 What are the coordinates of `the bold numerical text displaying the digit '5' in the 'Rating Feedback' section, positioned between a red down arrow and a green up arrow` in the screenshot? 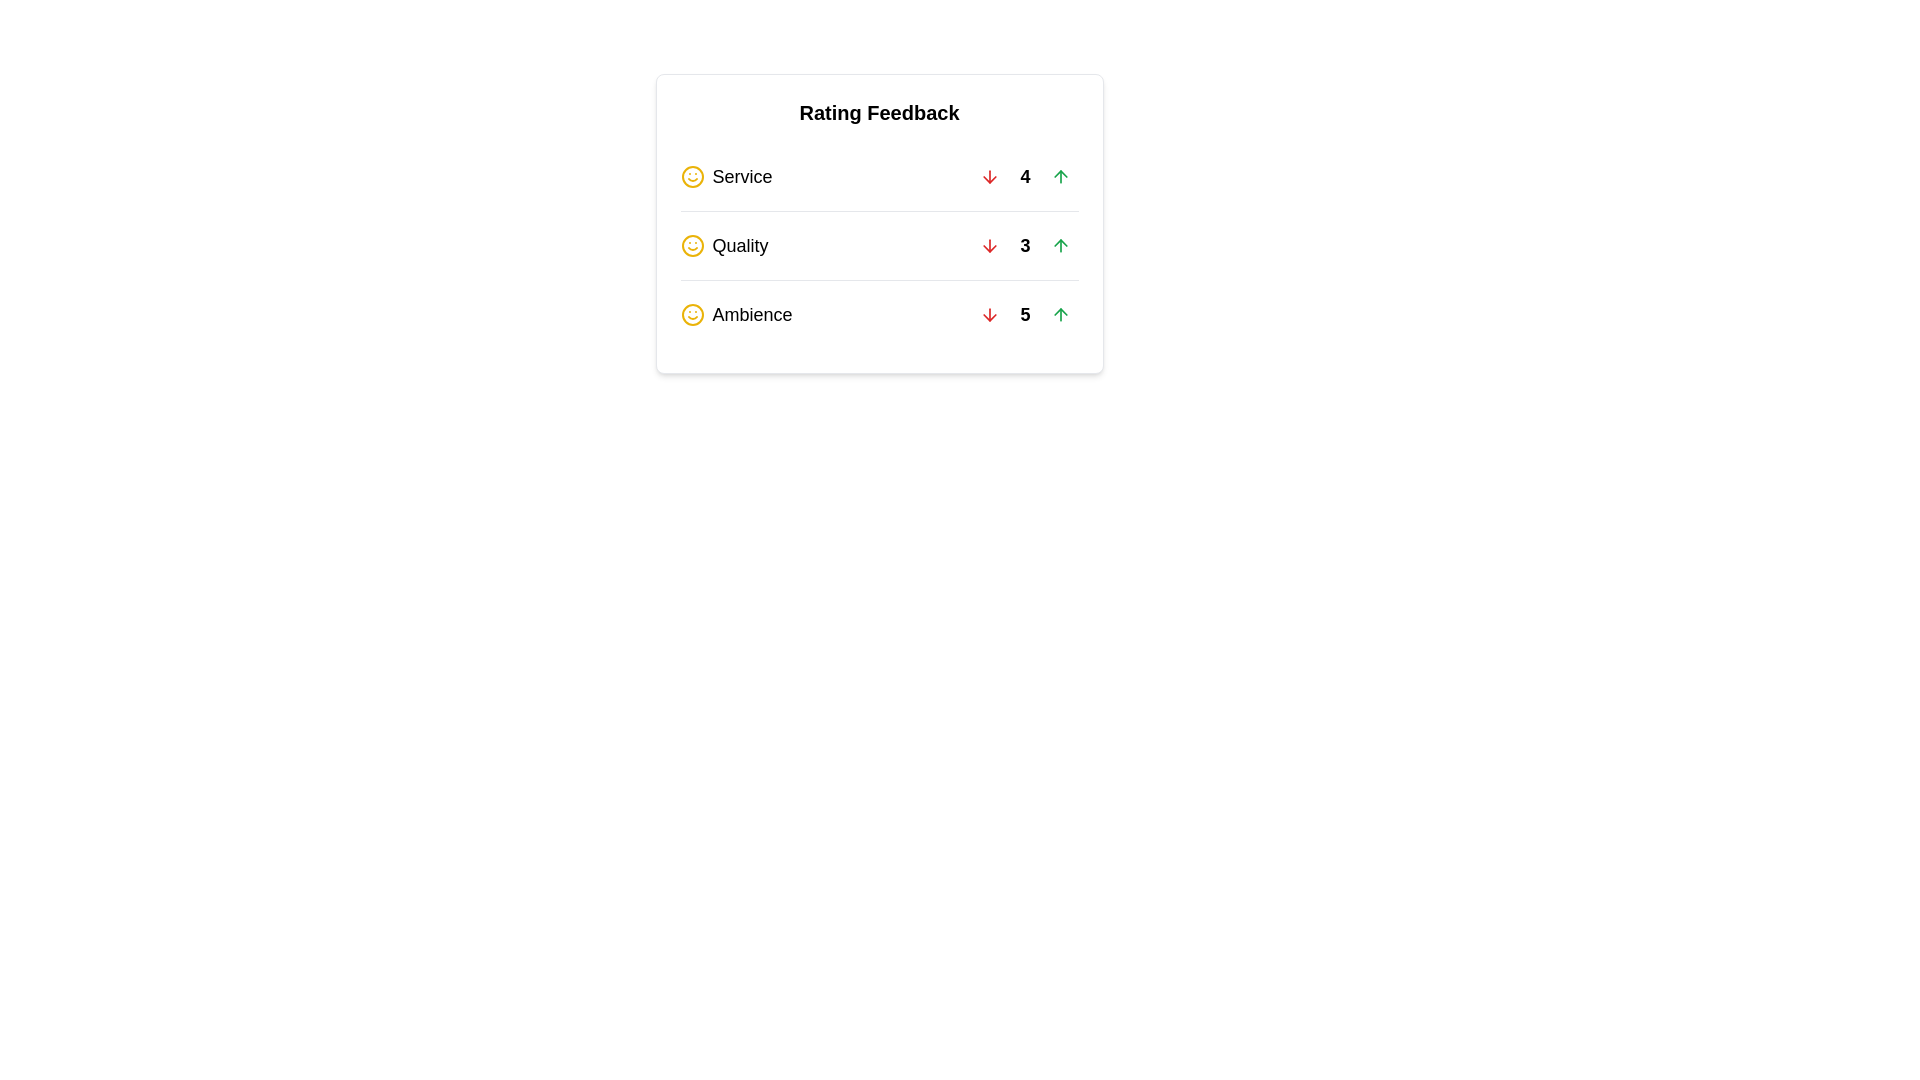 It's located at (1025, 315).